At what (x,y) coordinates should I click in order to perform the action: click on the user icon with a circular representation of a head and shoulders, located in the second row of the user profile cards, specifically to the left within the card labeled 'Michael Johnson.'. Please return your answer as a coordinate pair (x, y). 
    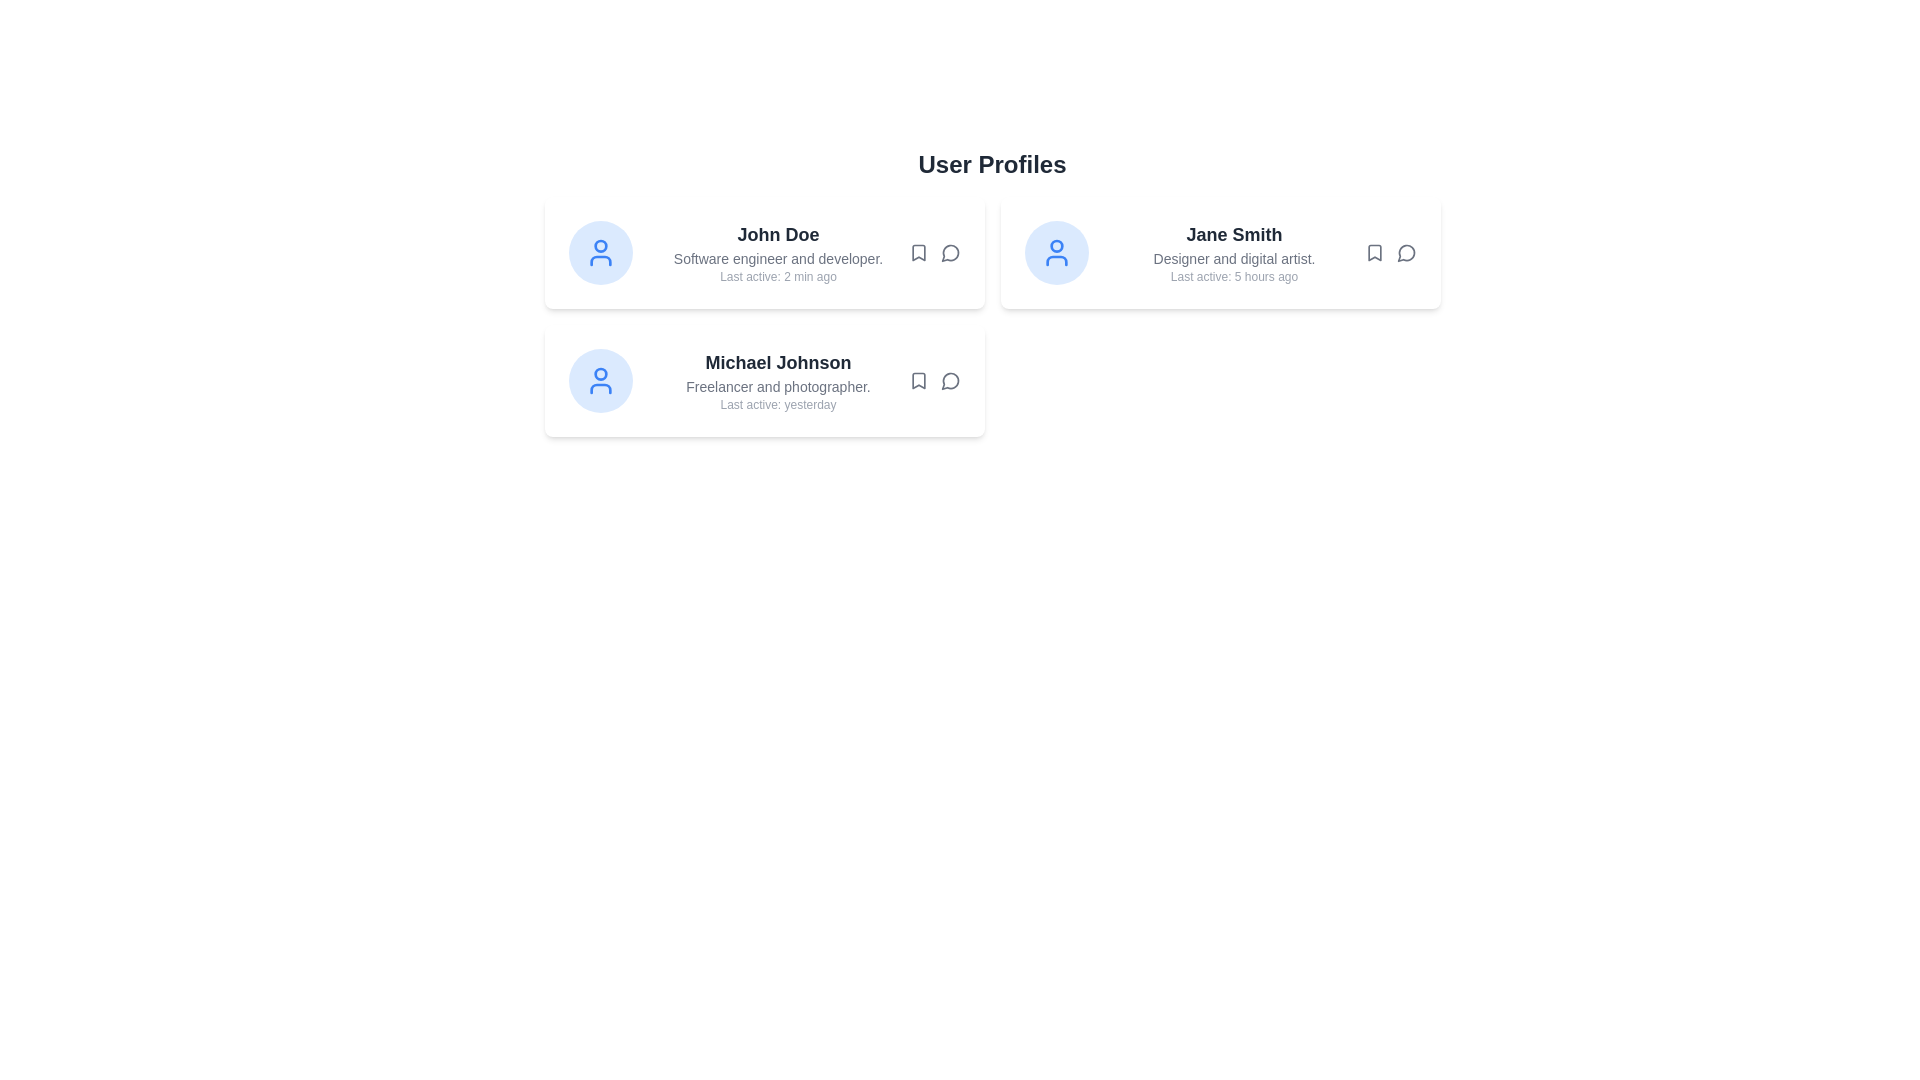
    Looking at the image, I should click on (599, 381).